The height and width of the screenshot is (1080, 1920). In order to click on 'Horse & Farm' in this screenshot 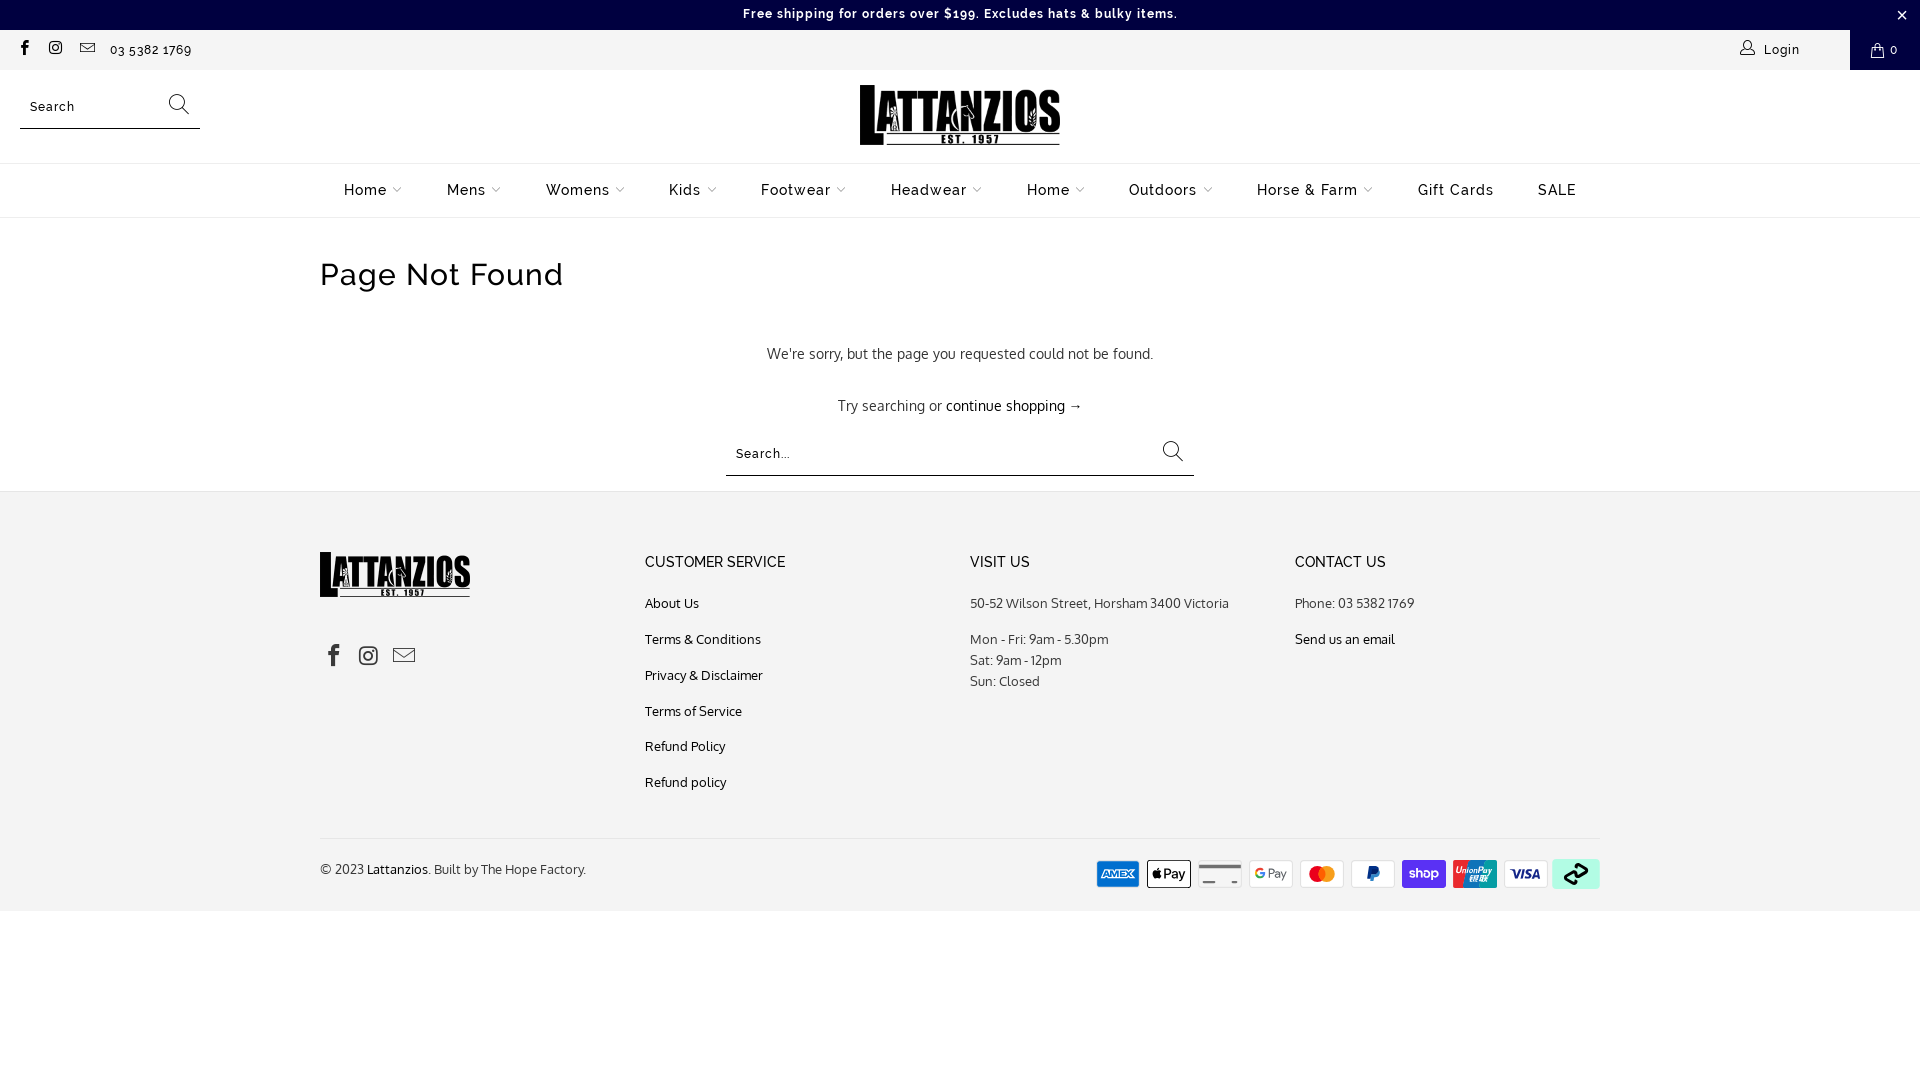, I will do `click(1315, 190)`.